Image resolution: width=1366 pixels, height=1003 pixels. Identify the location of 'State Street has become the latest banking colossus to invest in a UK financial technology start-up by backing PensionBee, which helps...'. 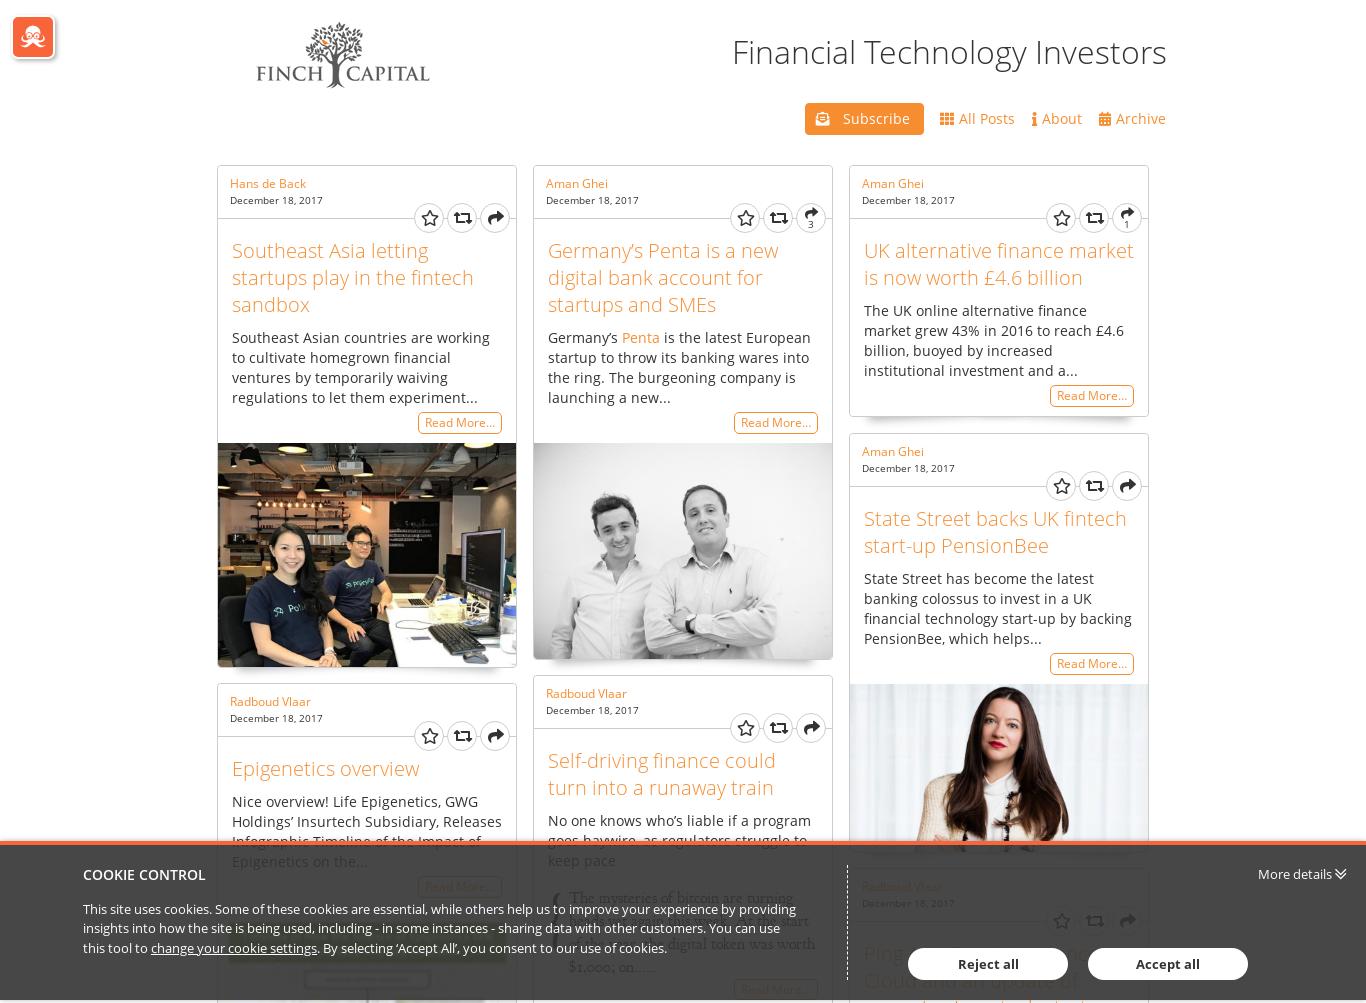
(997, 607).